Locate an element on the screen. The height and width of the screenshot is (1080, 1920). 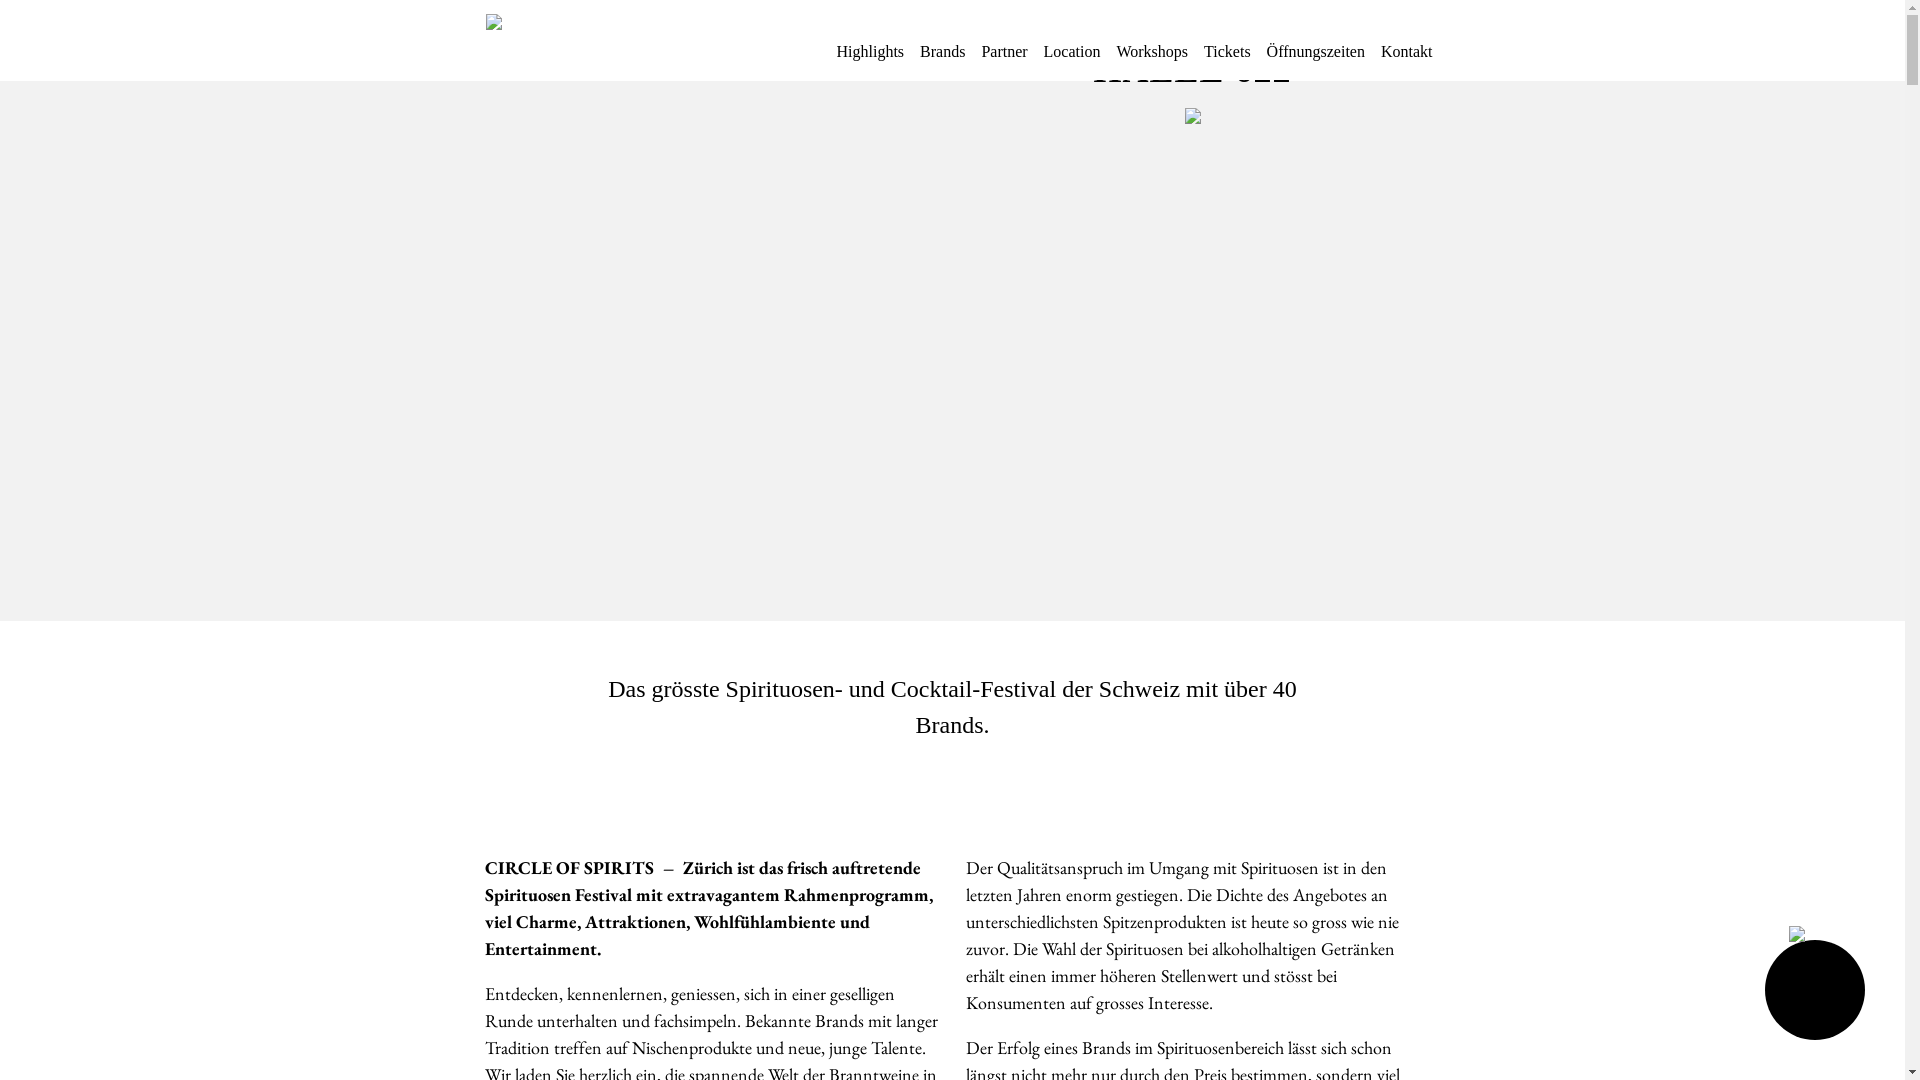
'Location' is located at coordinates (1042, 59).